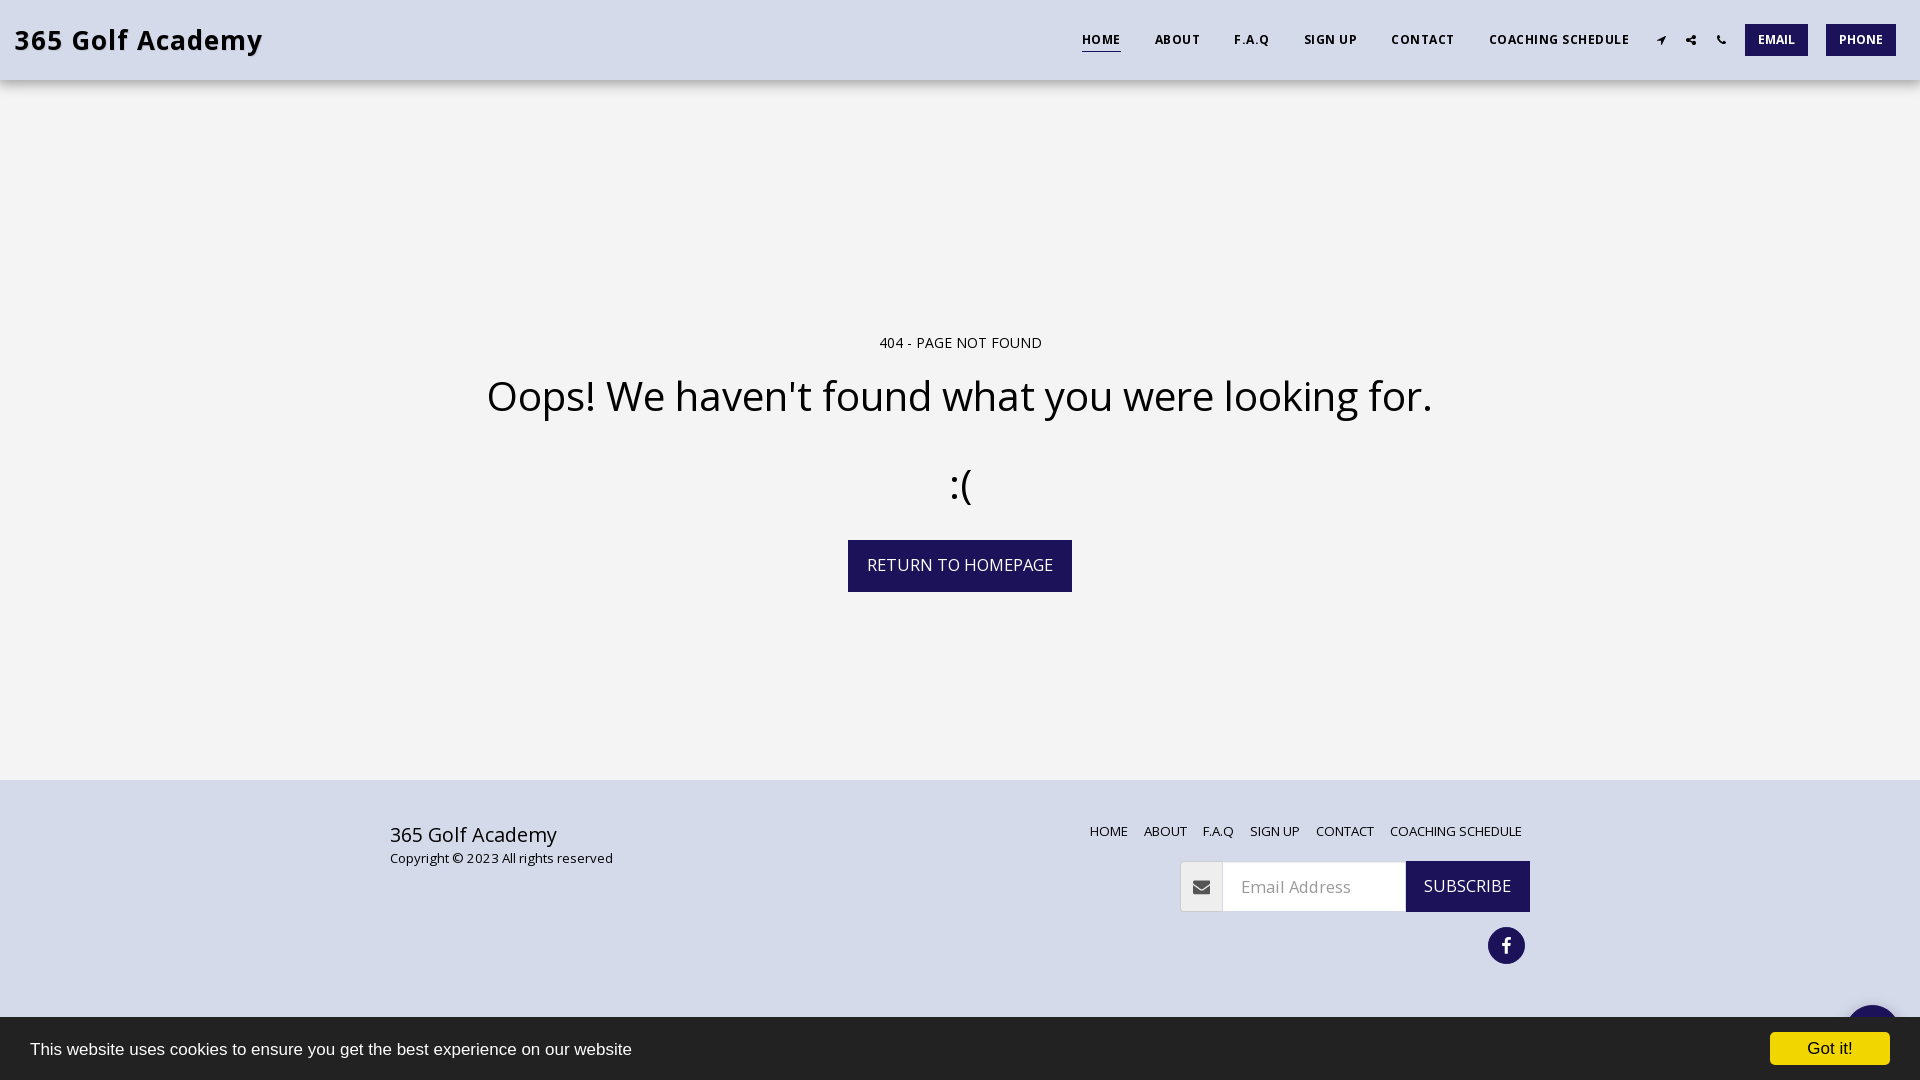 This screenshot has height=1080, width=1920. Describe the element at coordinates (1776, 39) in the screenshot. I see `'EMAIL'` at that location.